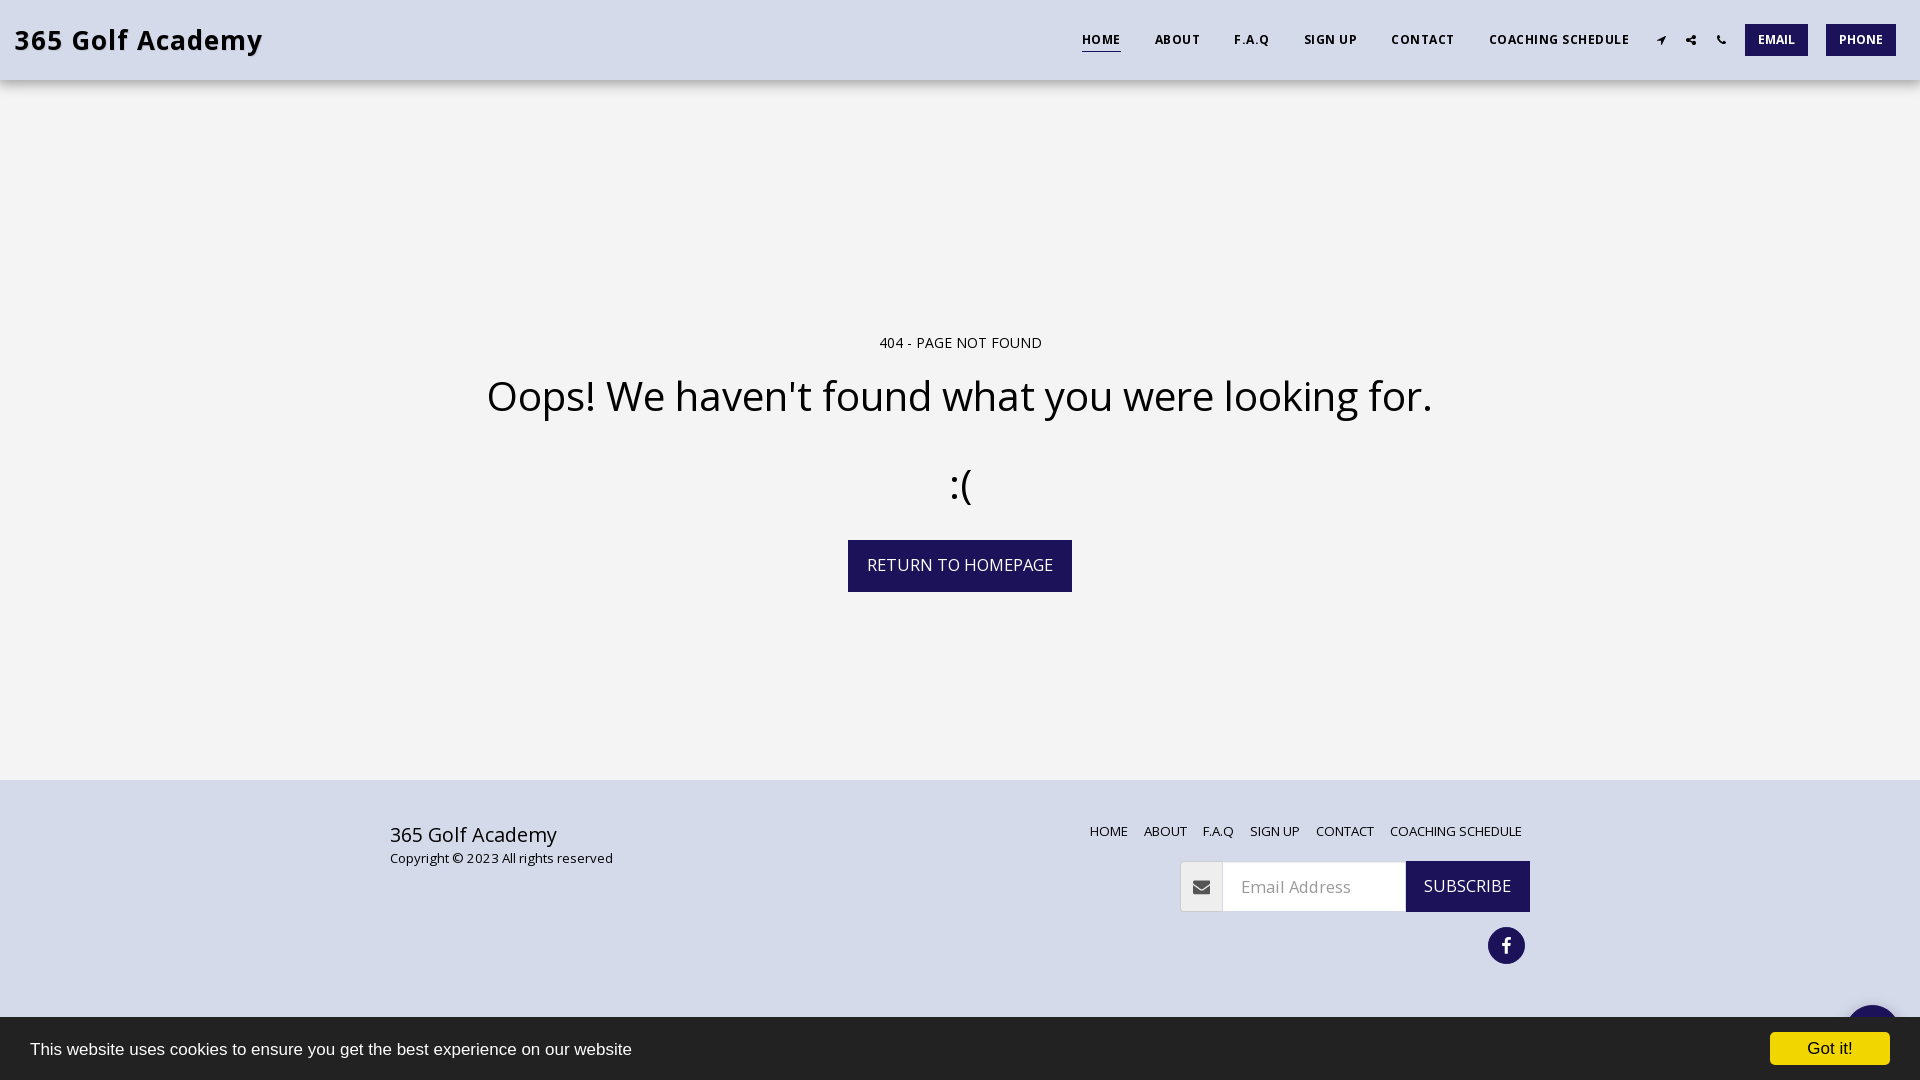 This screenshot has height=1080, width=1920. Describe the element at coordinates (1776, 39) in the screenshot. I see `'EMAIL'` at that location.